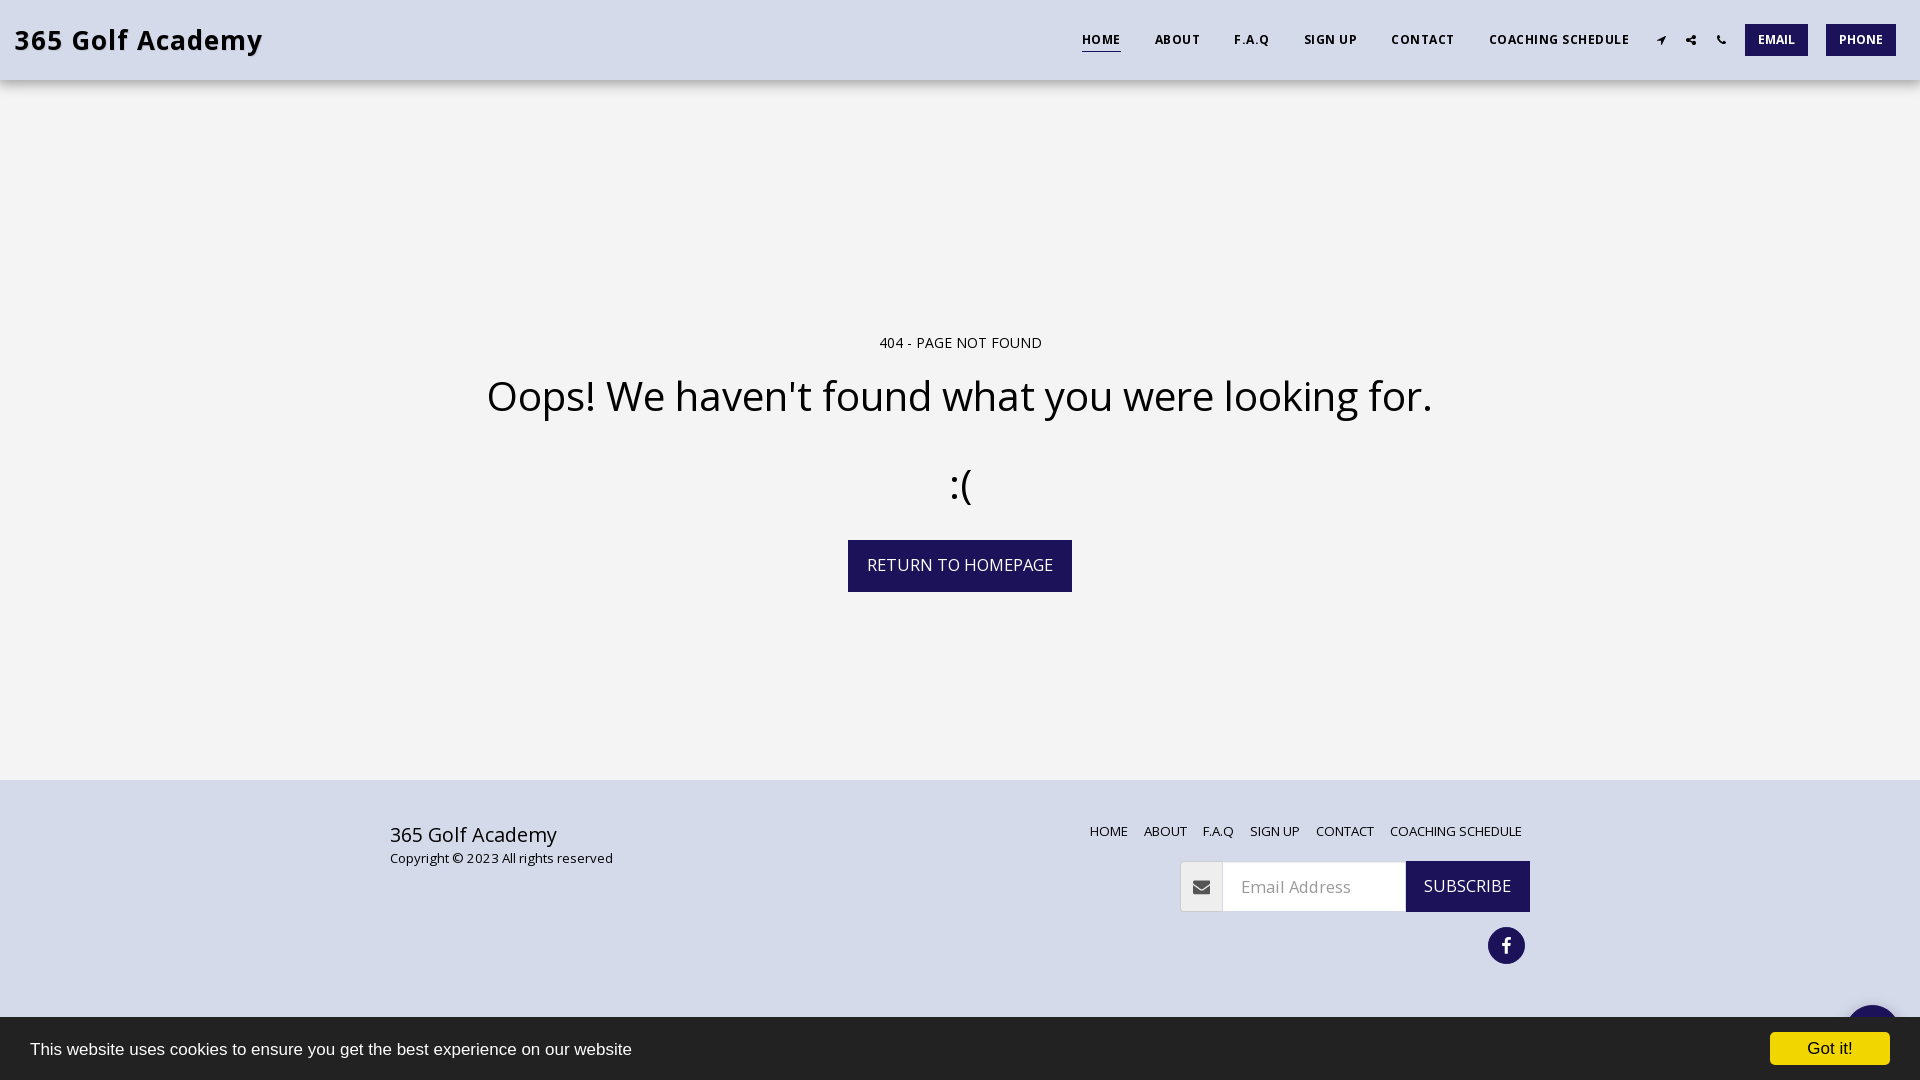 This screenshot has height=1080, width=1920. Describe the element at coordinates (1776, 39) in the screenshot. I see `'EMAIL'` at that location.